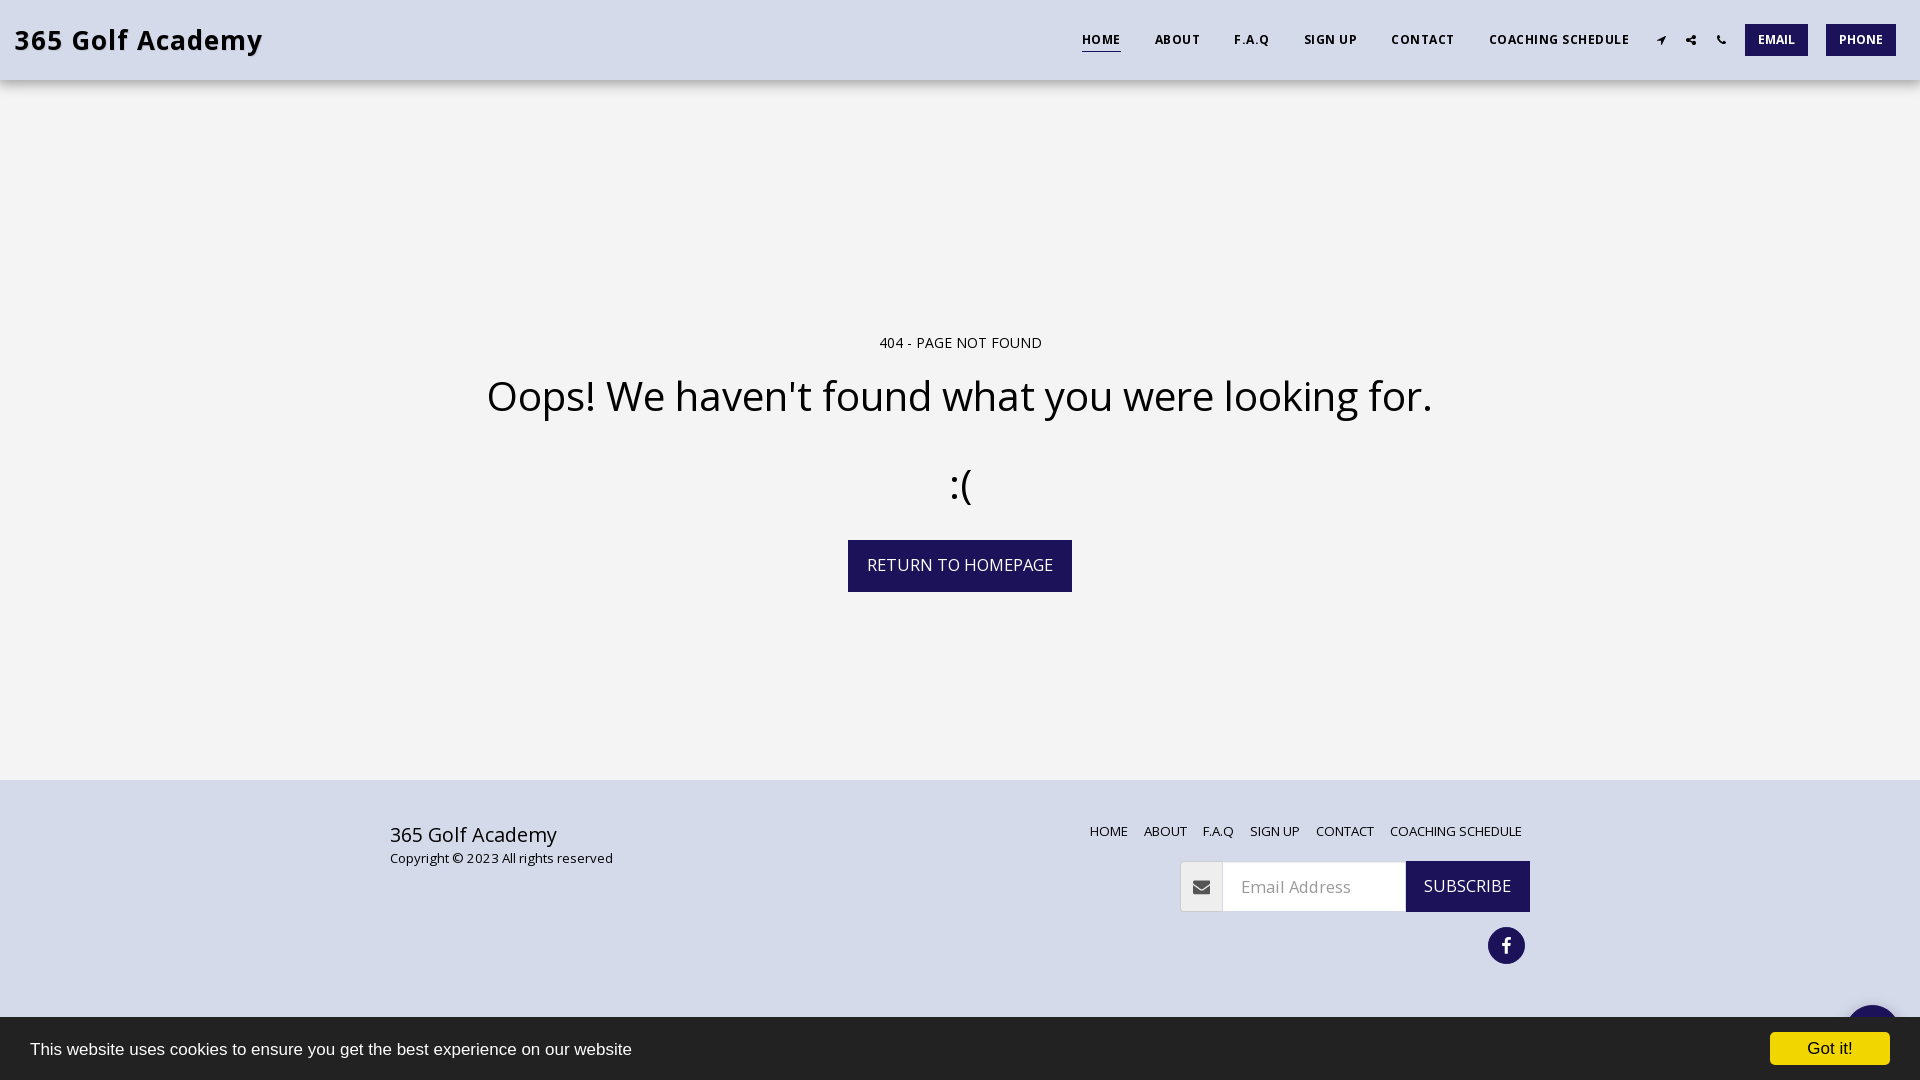 This screenshot has height=1080, width=1920. Describe the element at coordinates (1776, 39) in the screenshot. I see `'EMAIL'` at that location.